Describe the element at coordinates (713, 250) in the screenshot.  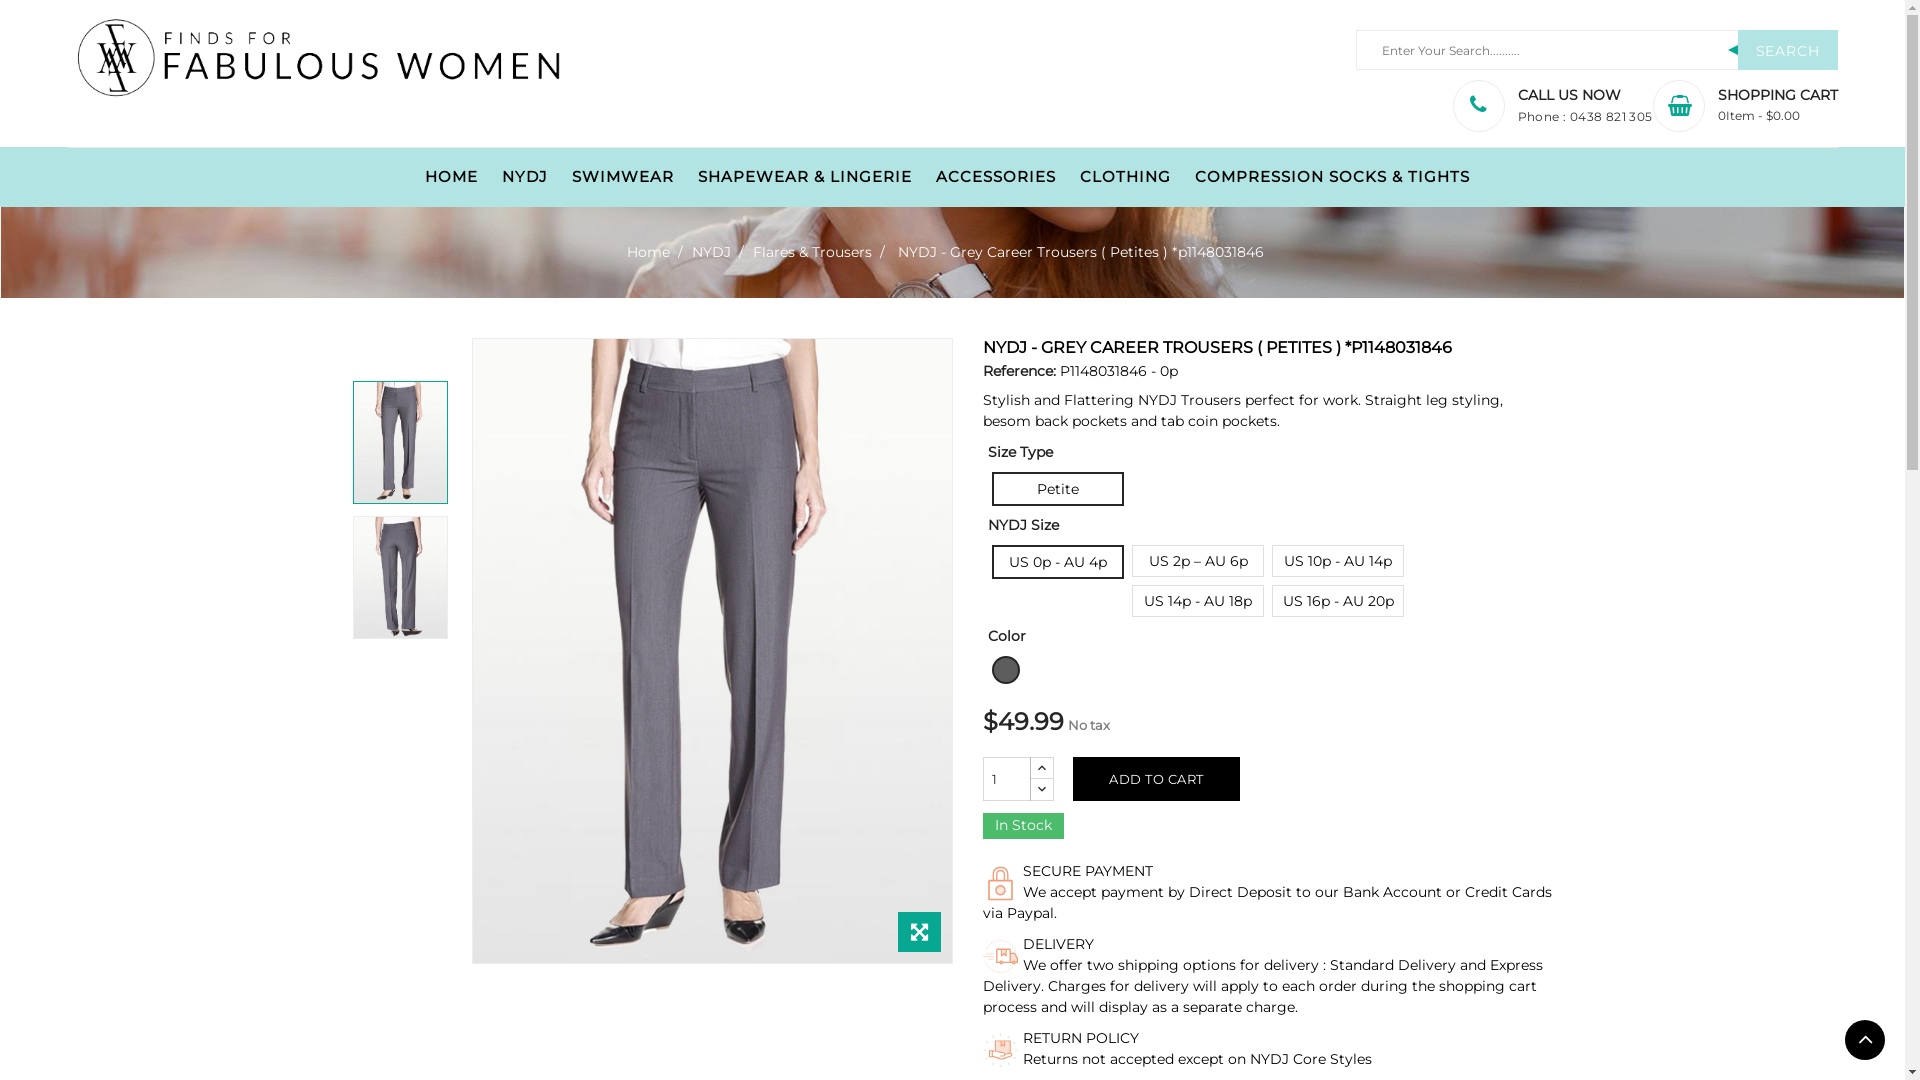
I see `'NYDJ'` at that location.